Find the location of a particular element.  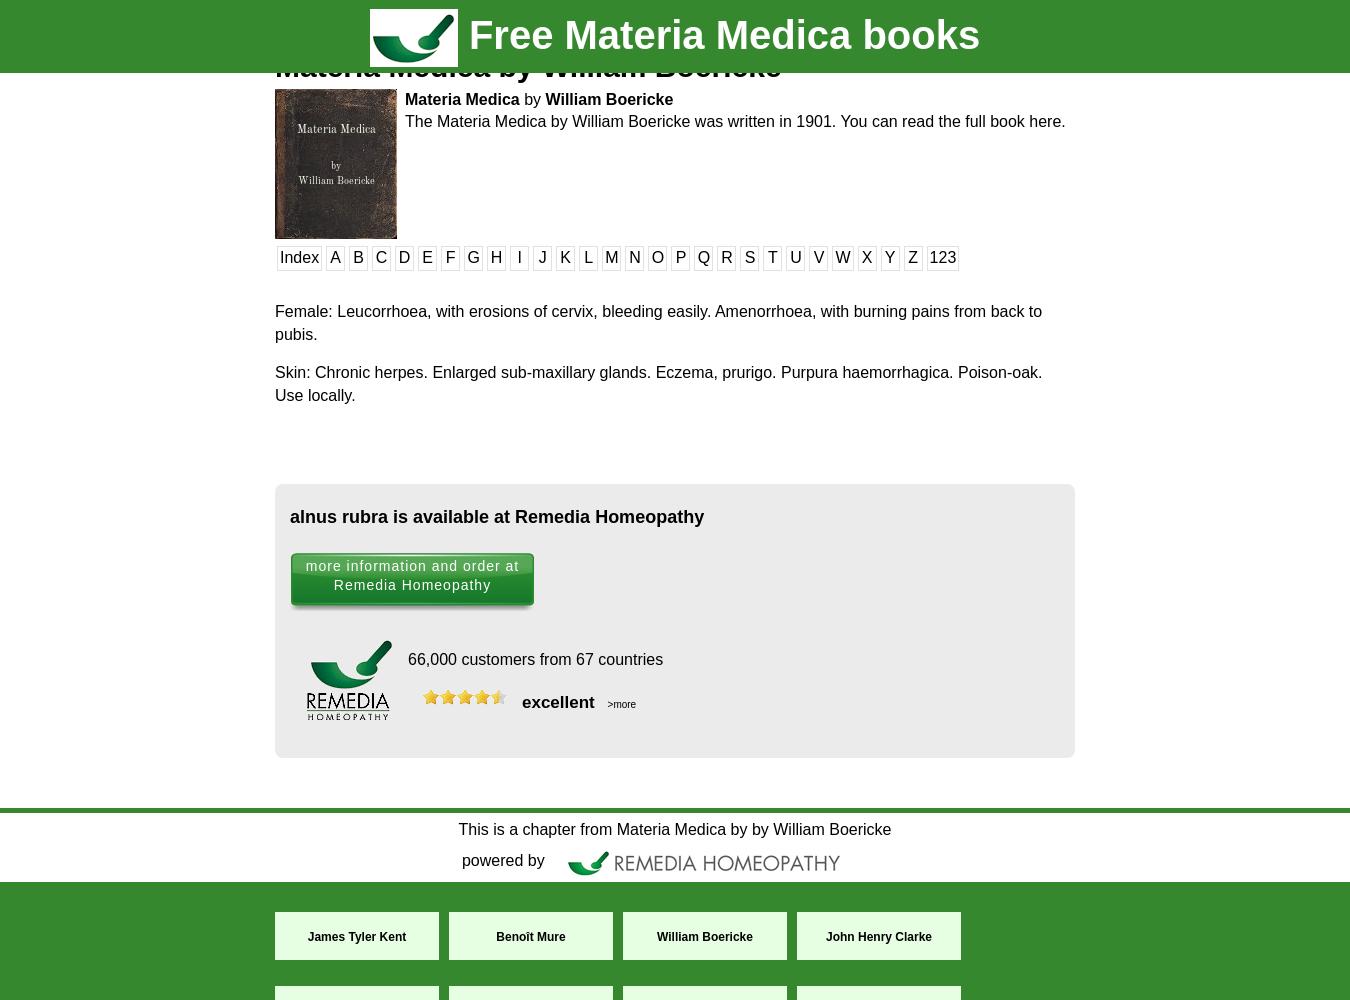

'John Henry Clarke' is located at coordinates (878, 936).